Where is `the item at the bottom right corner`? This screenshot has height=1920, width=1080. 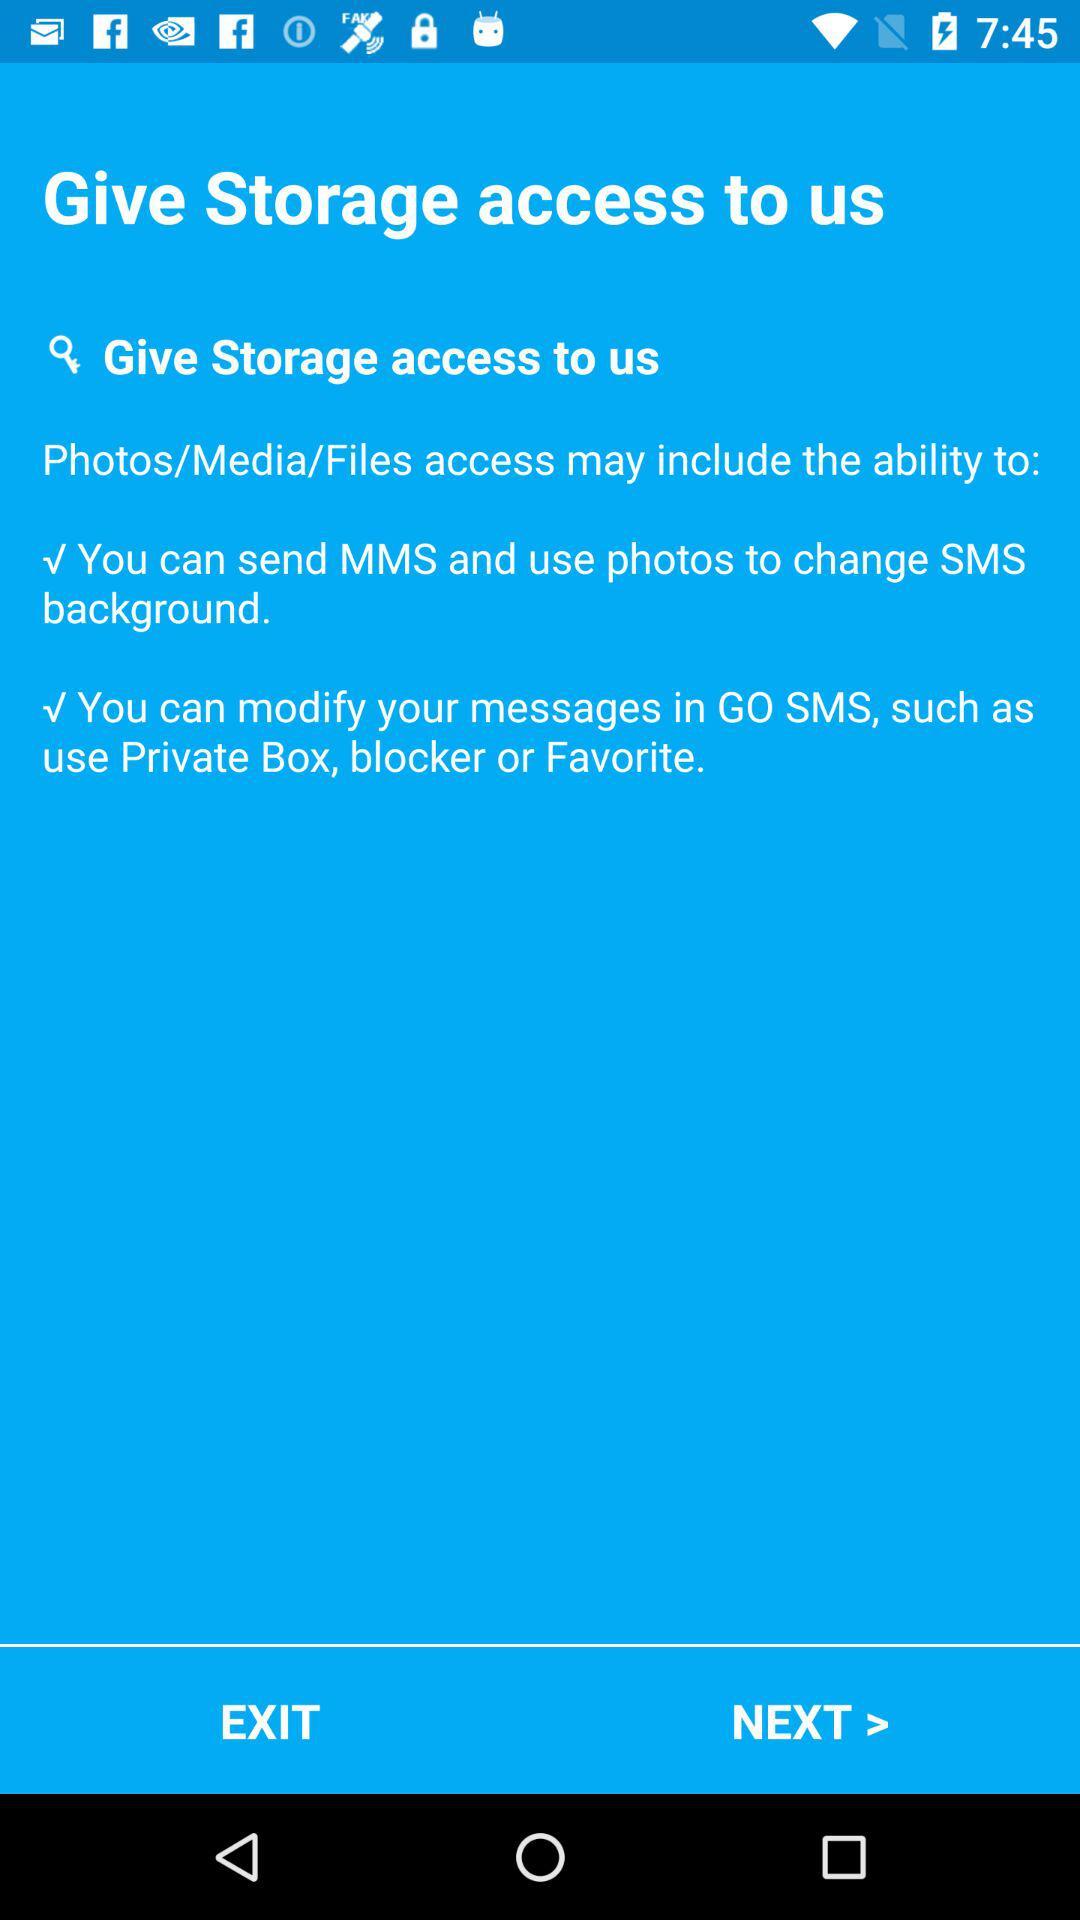
the item at the bottom right corner is located at coordinates (810, 1719).